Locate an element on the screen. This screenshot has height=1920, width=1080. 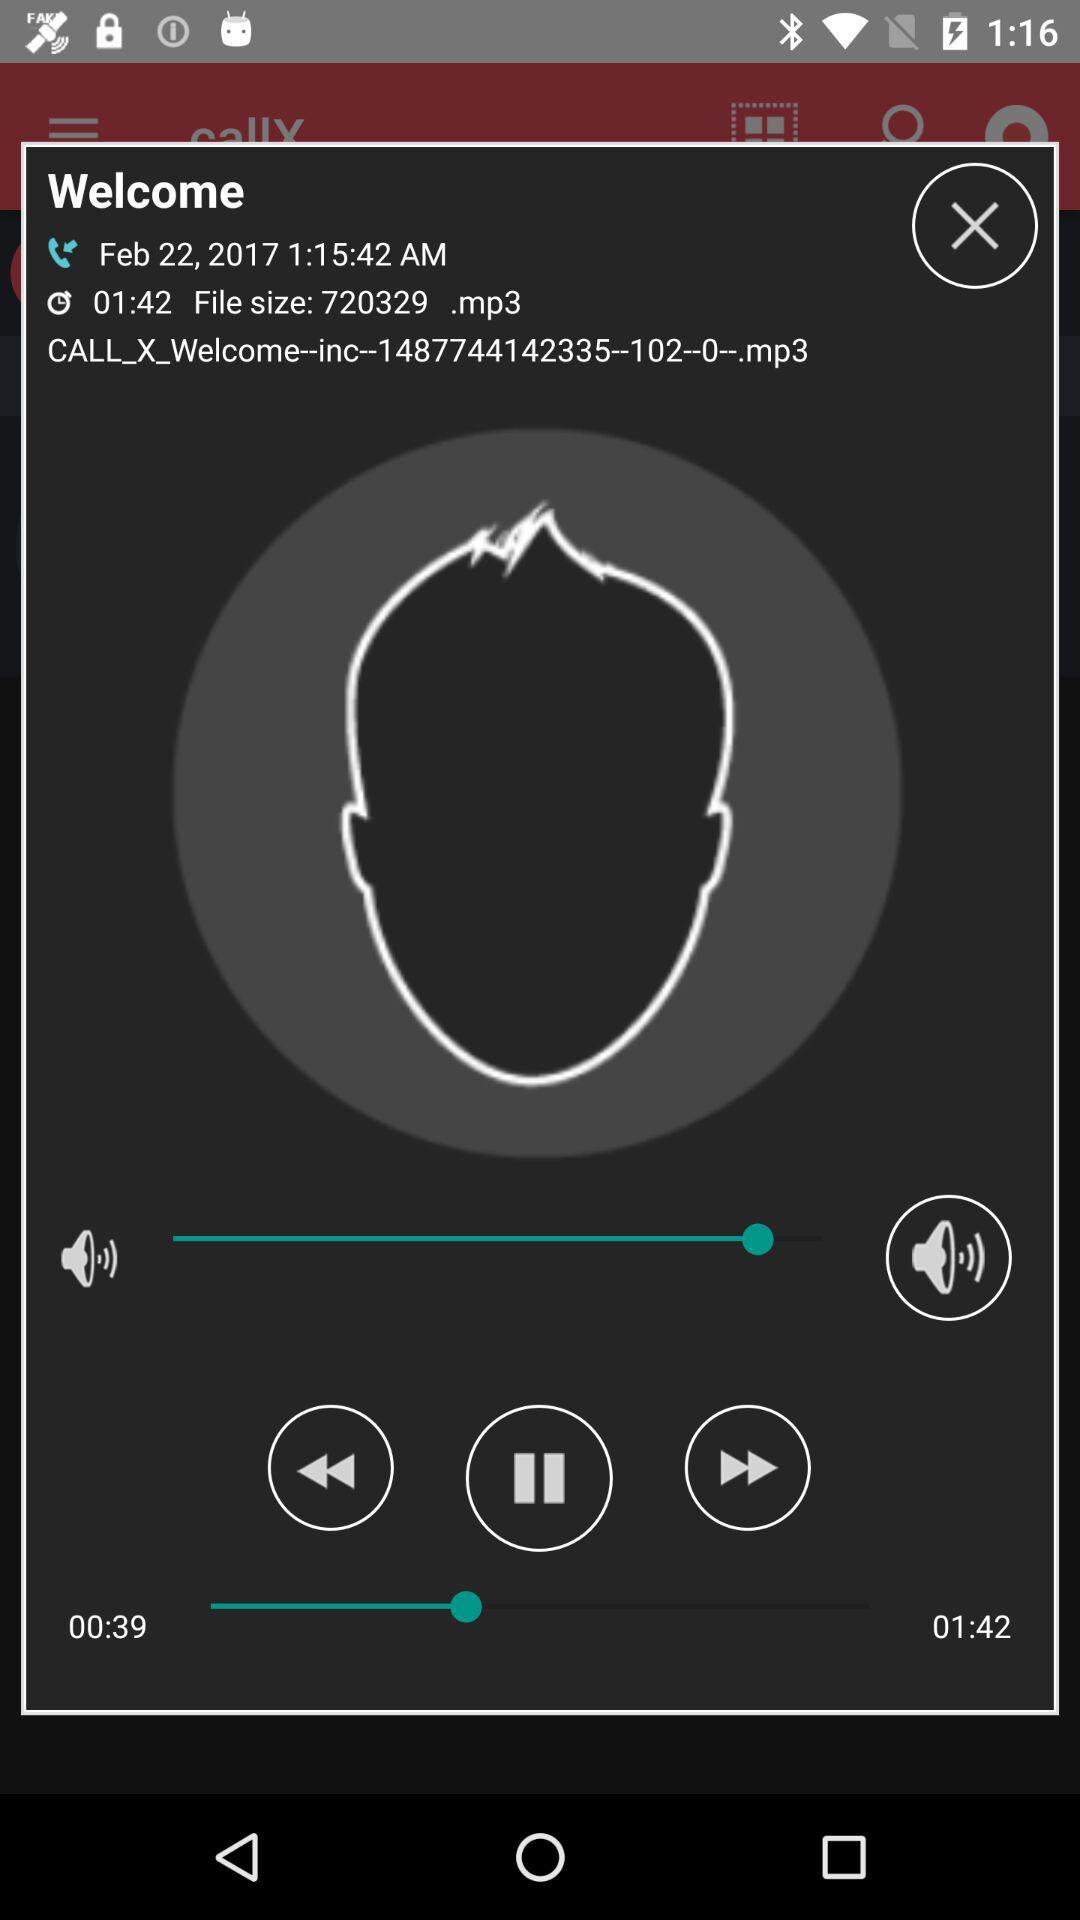
the icon on the right is located at coordinates (947, 1256).